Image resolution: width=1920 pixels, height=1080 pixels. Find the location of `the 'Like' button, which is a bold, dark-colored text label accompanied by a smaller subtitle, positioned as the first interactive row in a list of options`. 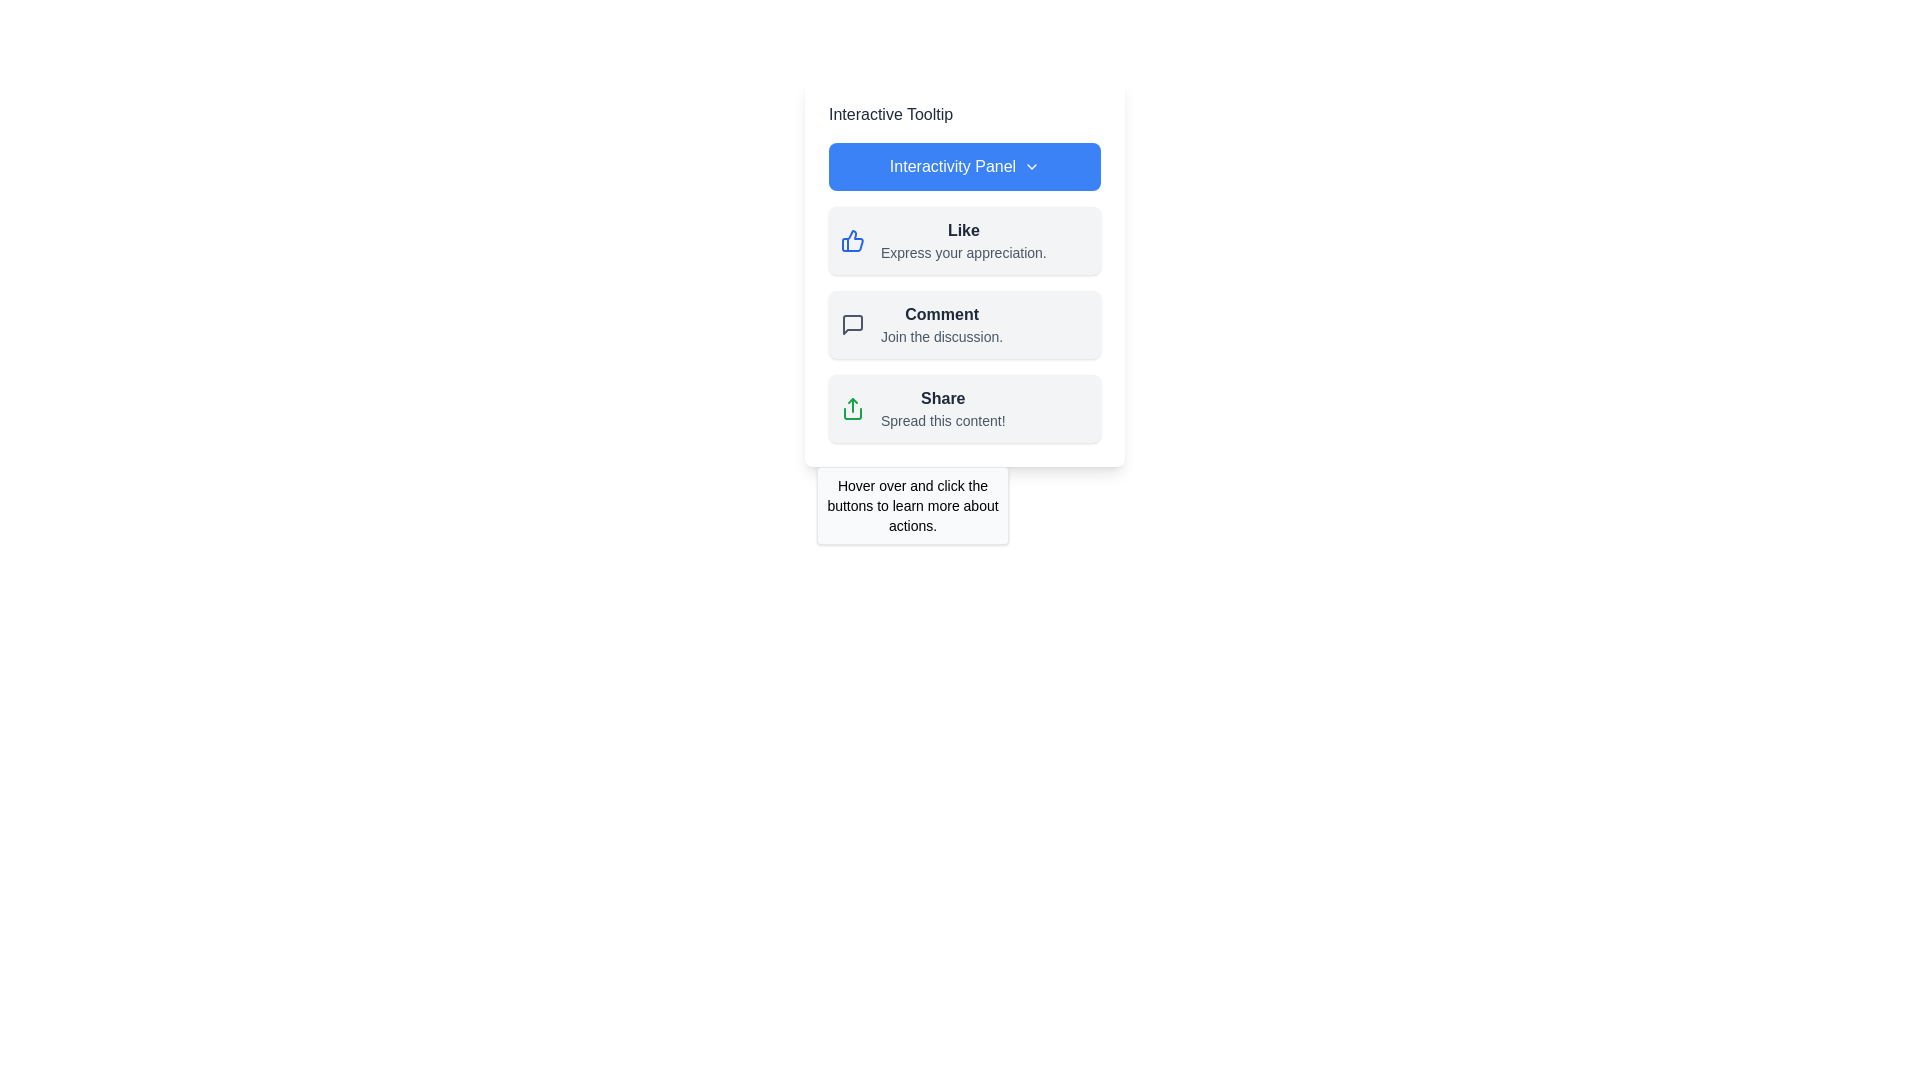

the 'Like' button, which is a bold, dark-colored text label accompanied by a smaller subtitle, positioned as the first interactive row in a list of options is located at coordinates (963, 239).